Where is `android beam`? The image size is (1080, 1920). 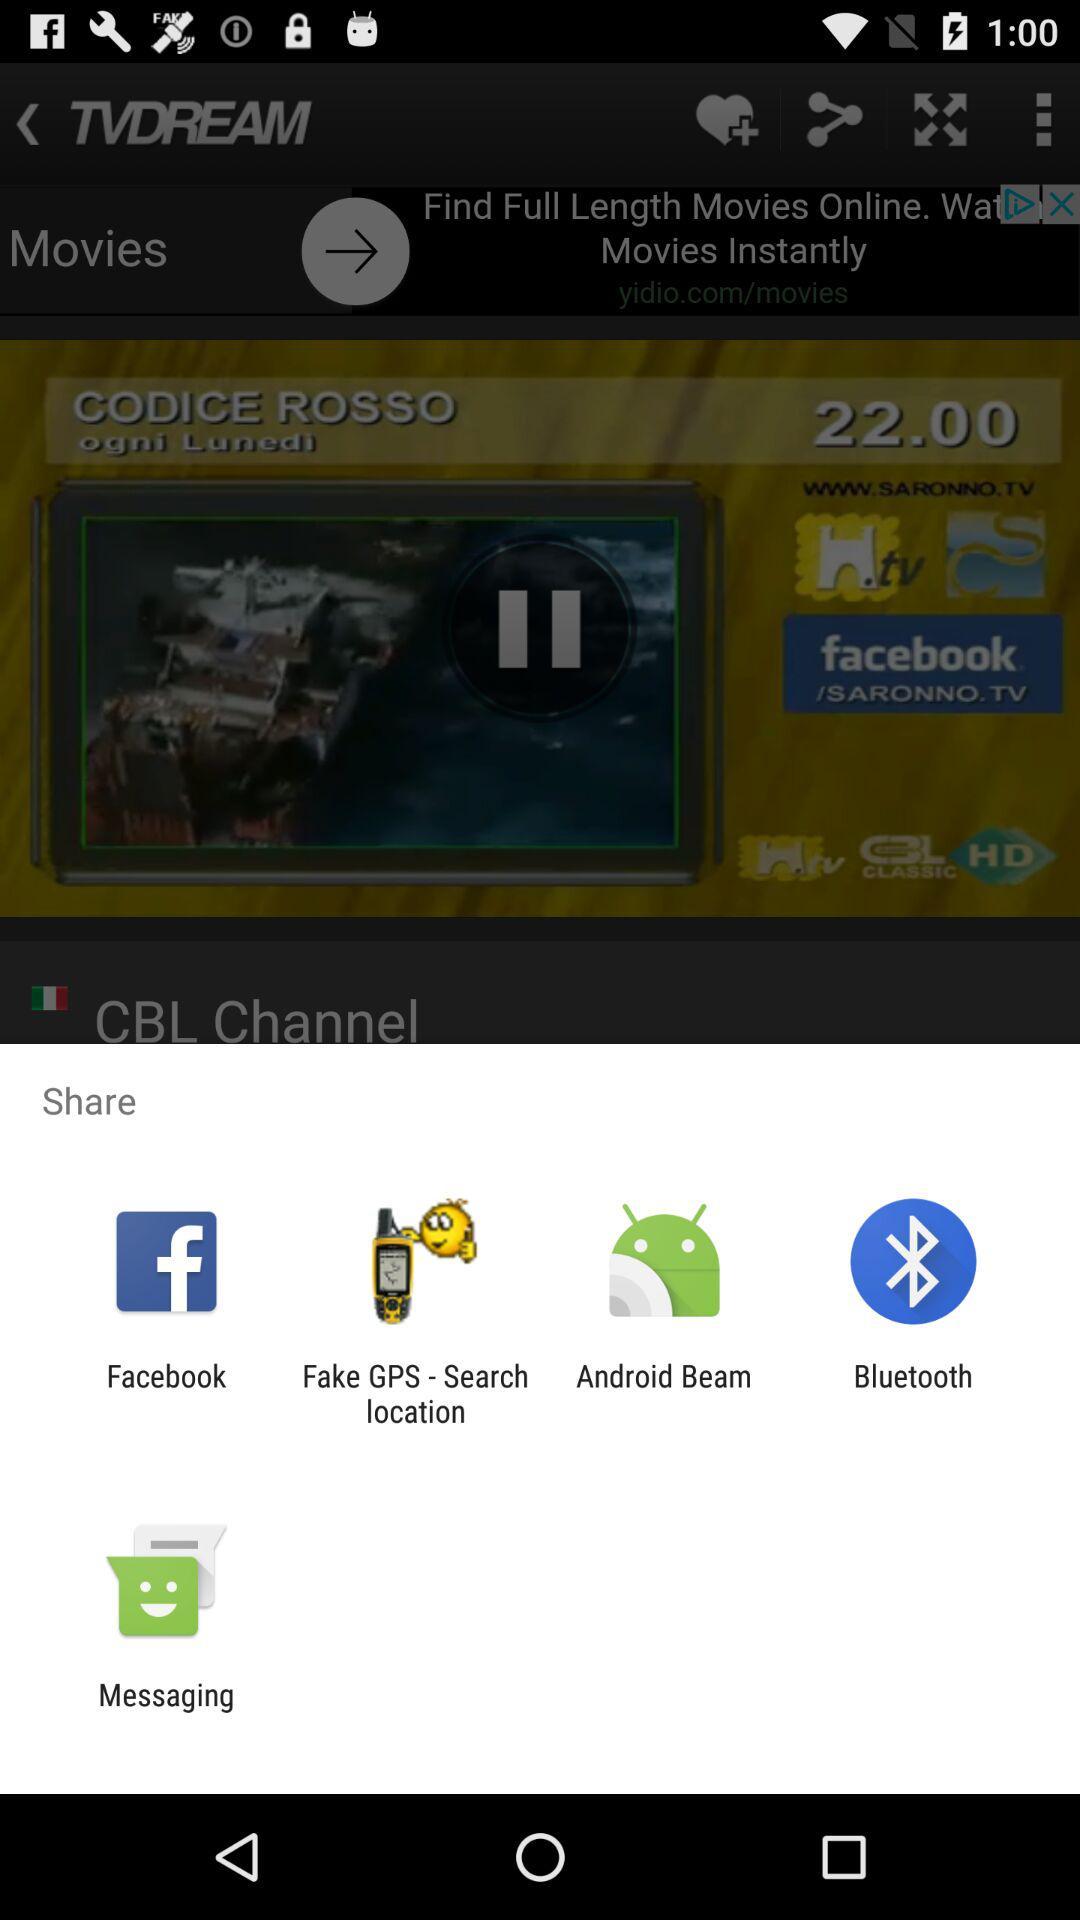 android beam is located at coordinates (664, 1392).